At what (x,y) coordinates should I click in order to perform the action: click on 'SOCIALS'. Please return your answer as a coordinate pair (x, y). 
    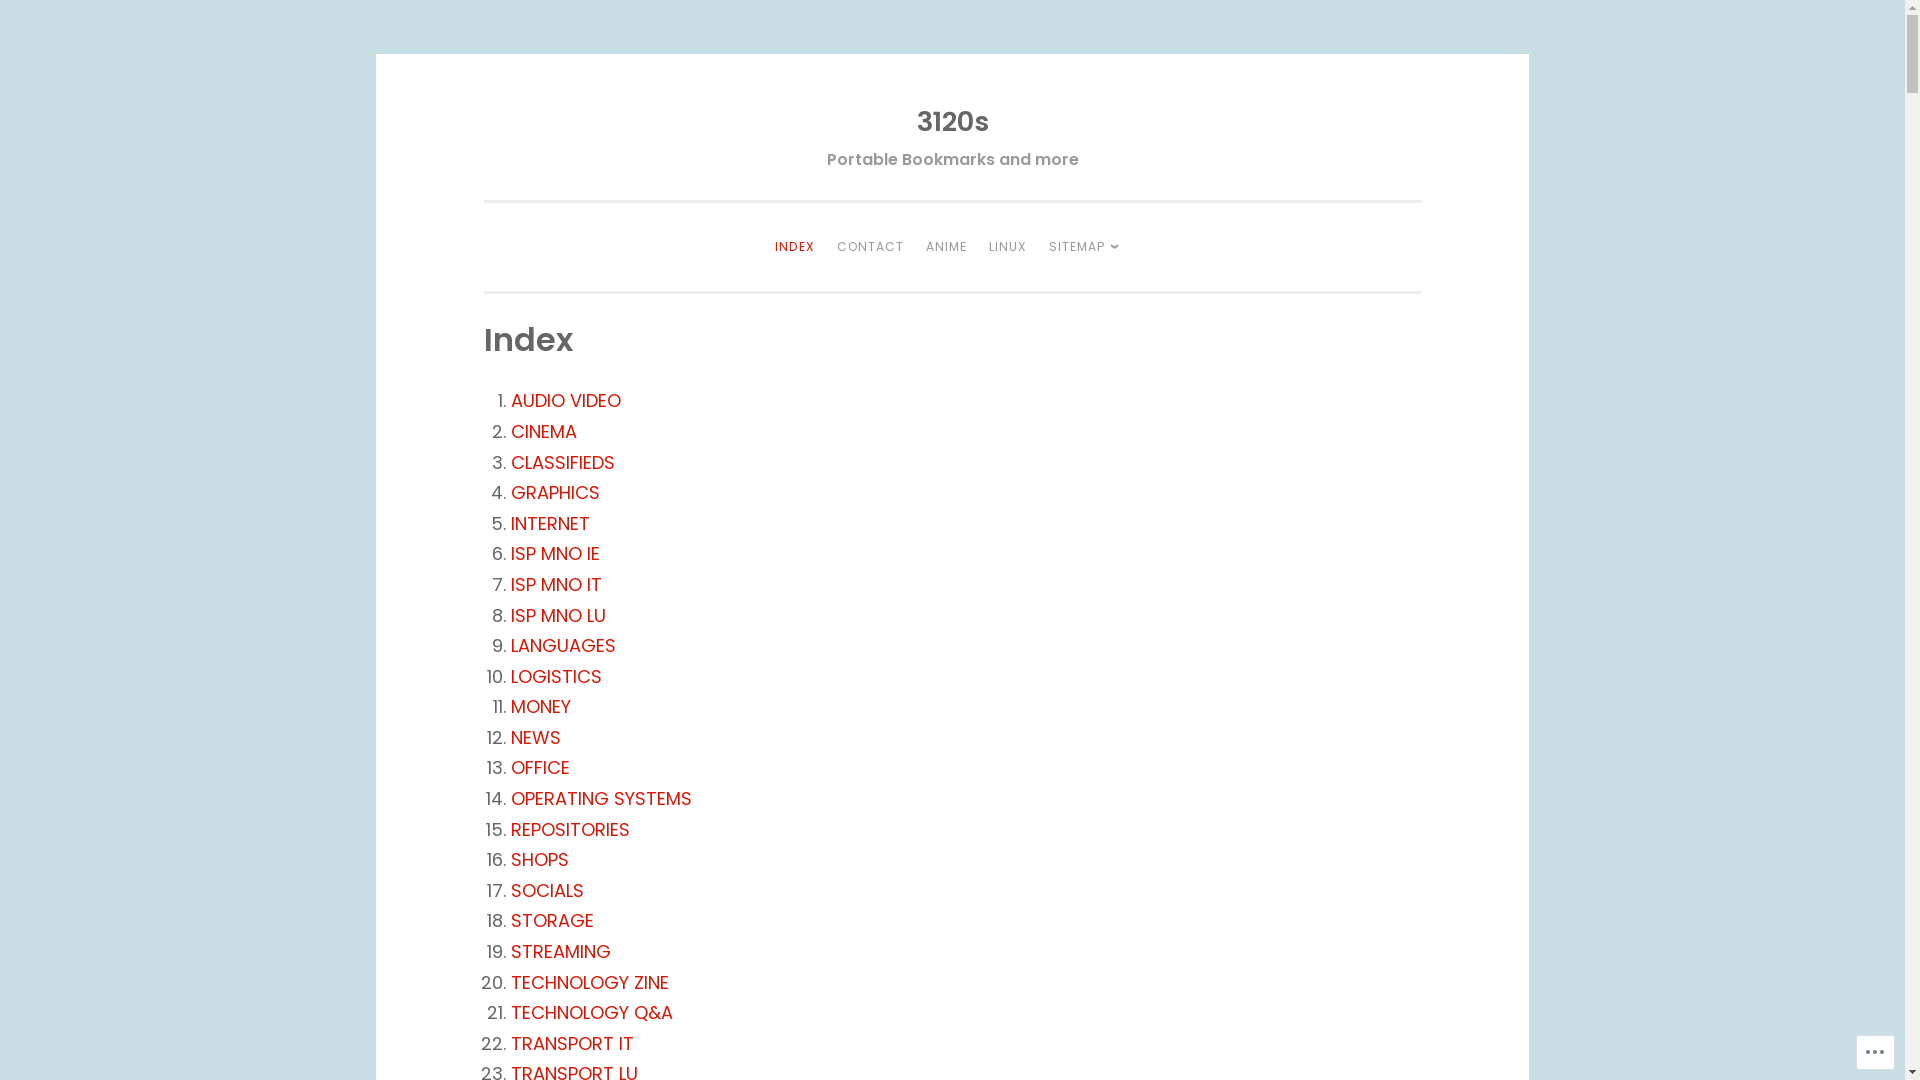
    Looking at the image, I should click on (547, 889).